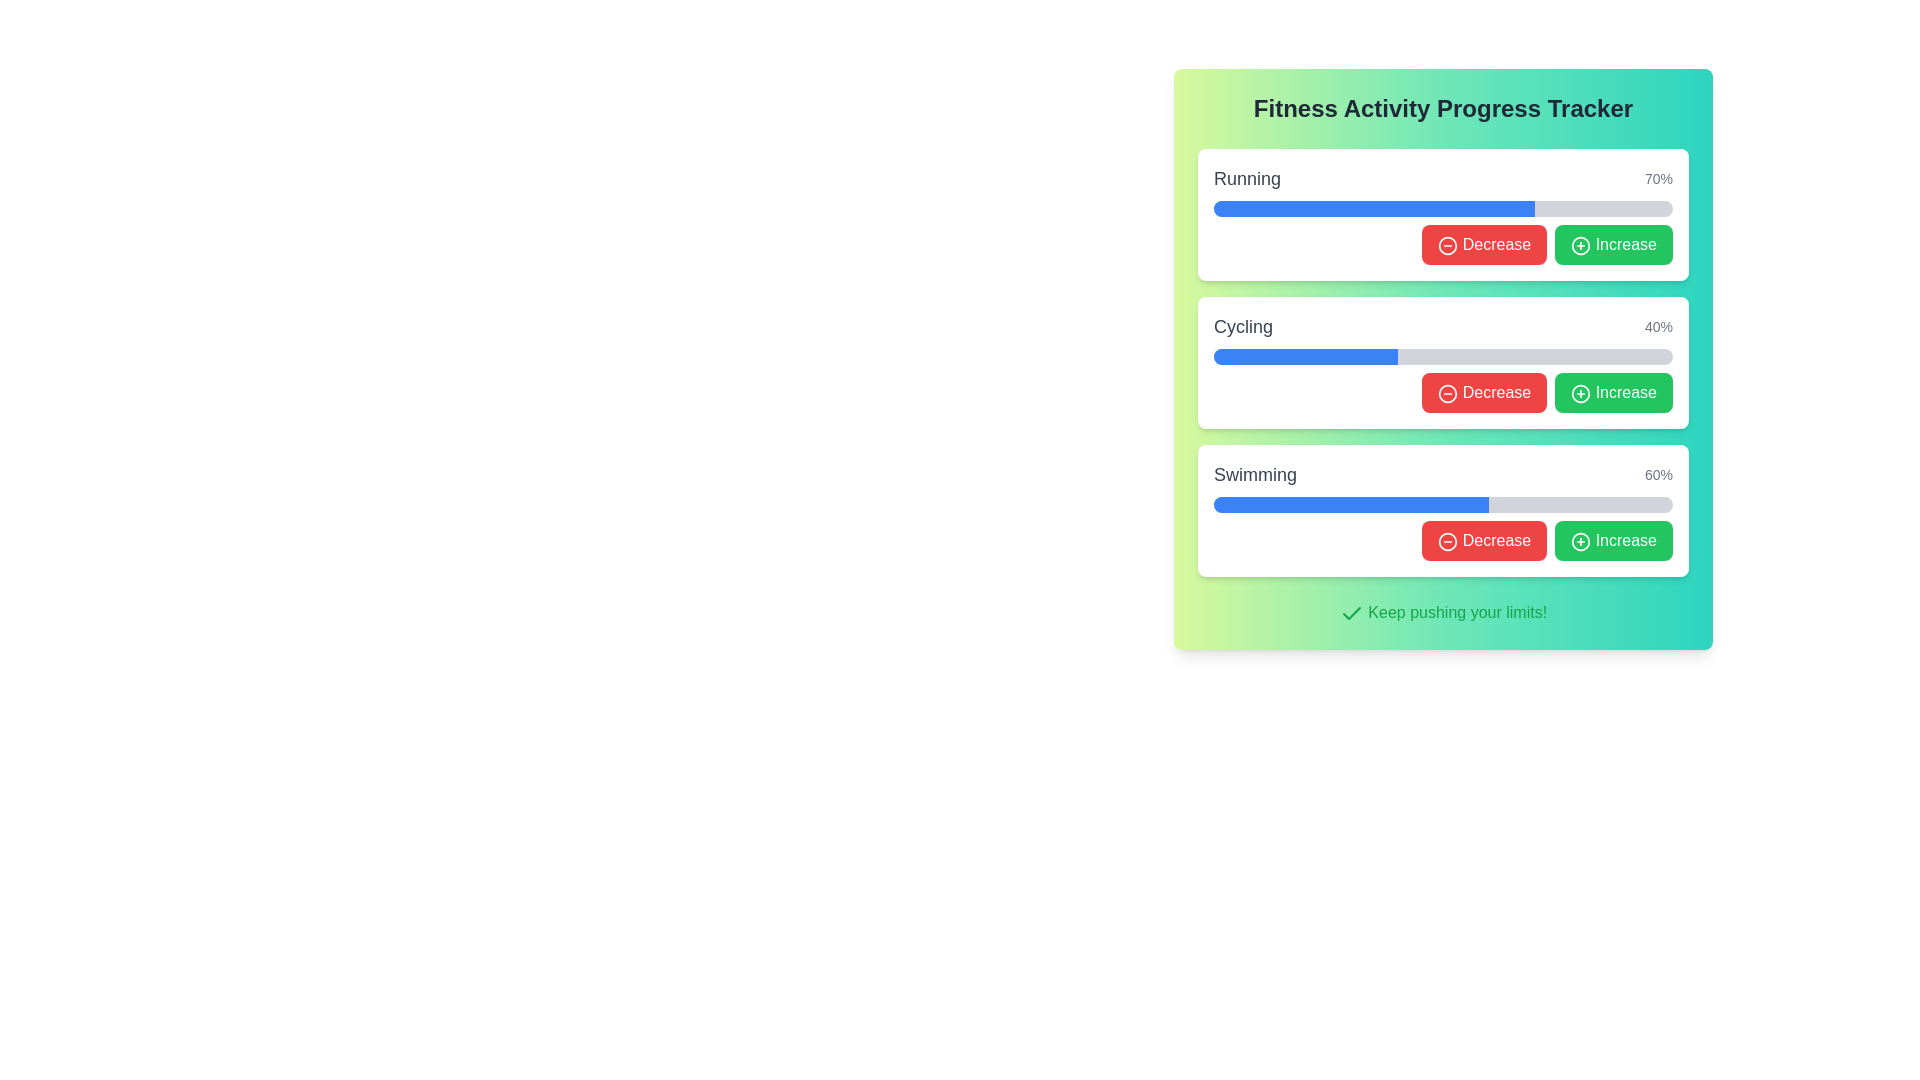  What do you see at coordinates (1303, 356) in the screenshot?
I see `the progress for cycling activity` at bounding box center [1303, 356].